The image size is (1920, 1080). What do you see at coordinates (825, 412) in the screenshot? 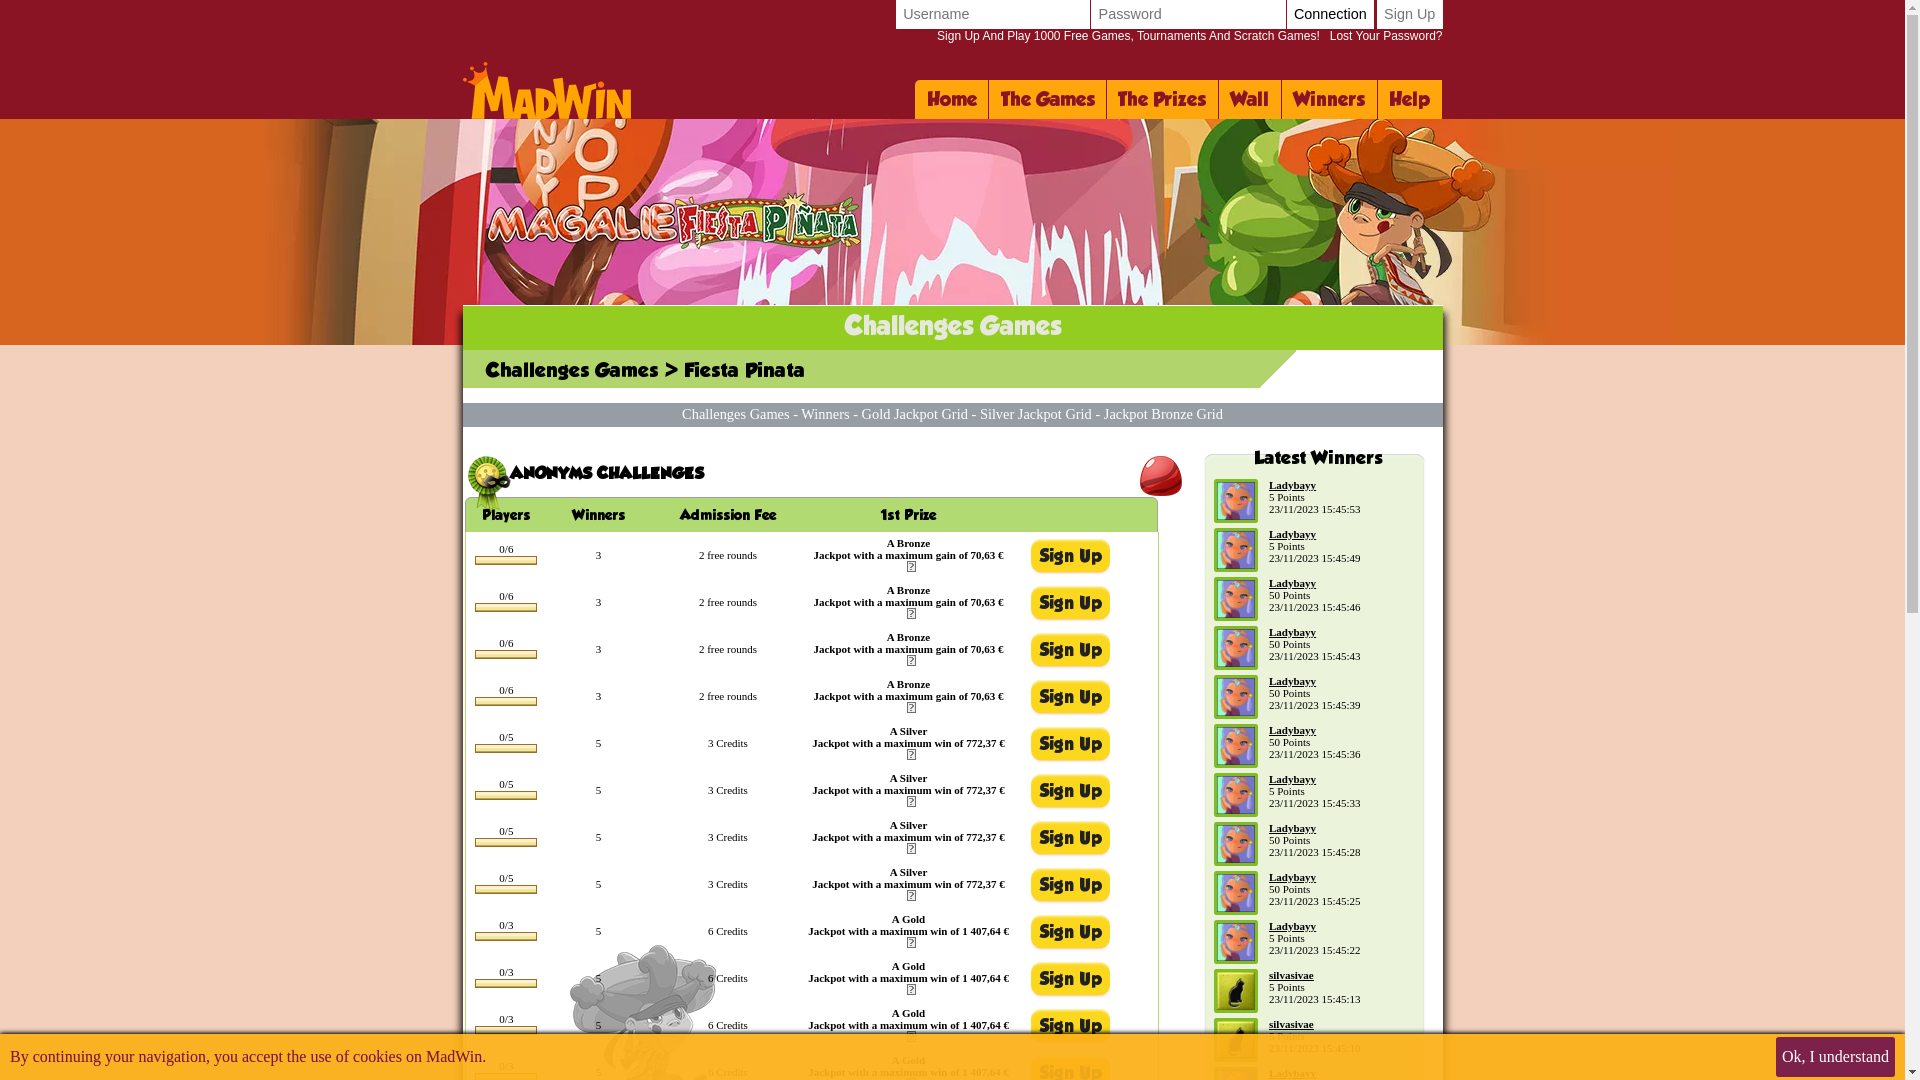
I see `'Winners'` at bounding box center [825, 412].